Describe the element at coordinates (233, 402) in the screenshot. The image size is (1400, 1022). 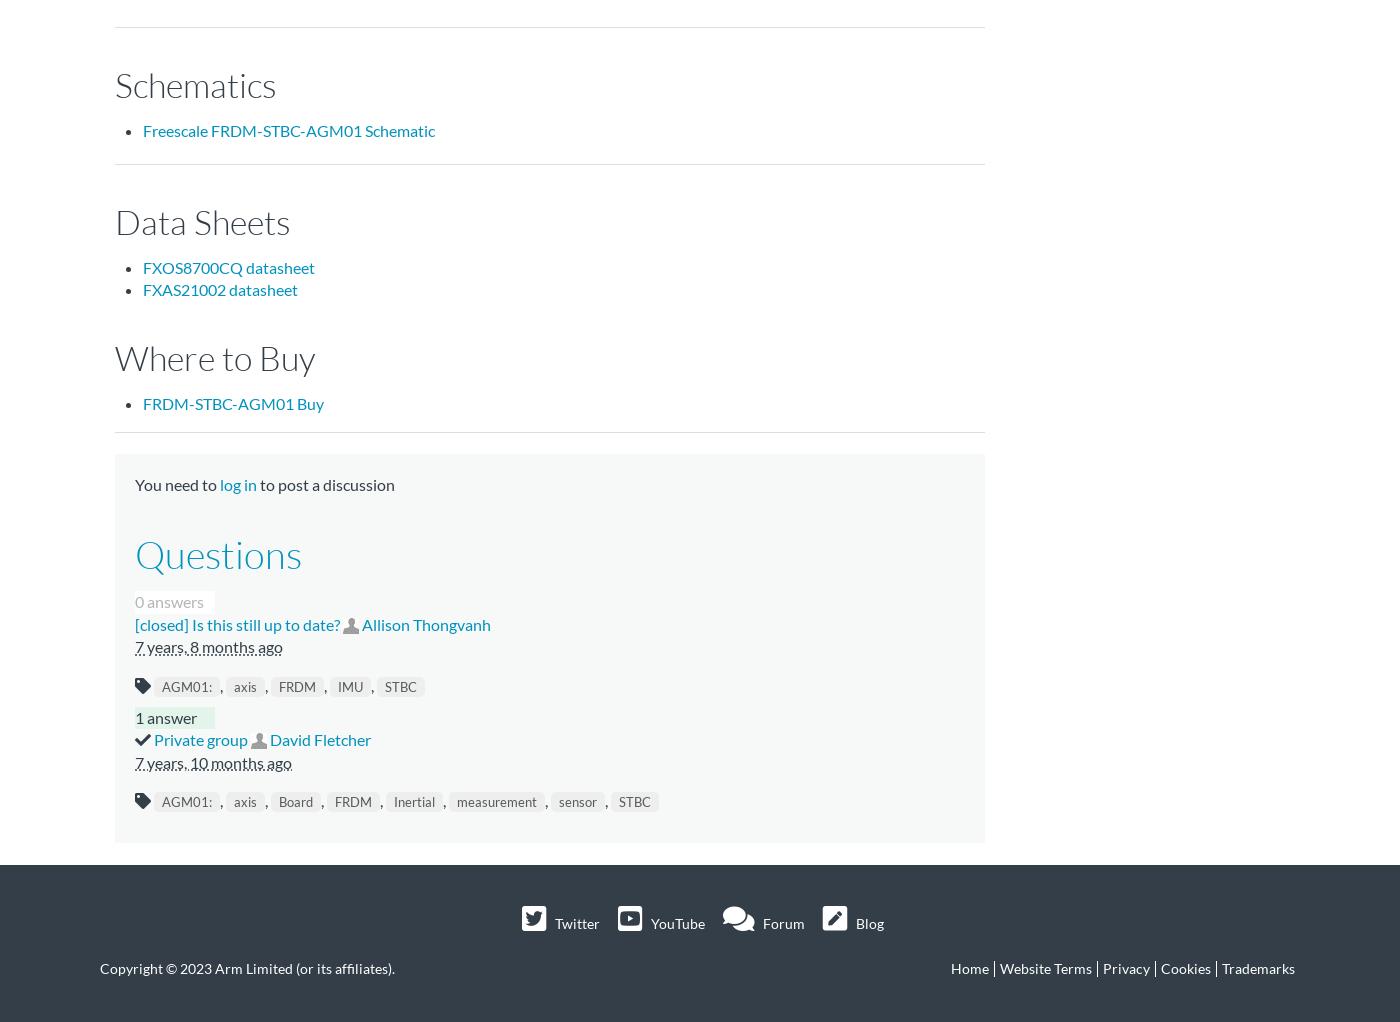
I see `'FRDM-STBC-AGM01 Buy'` at that location.